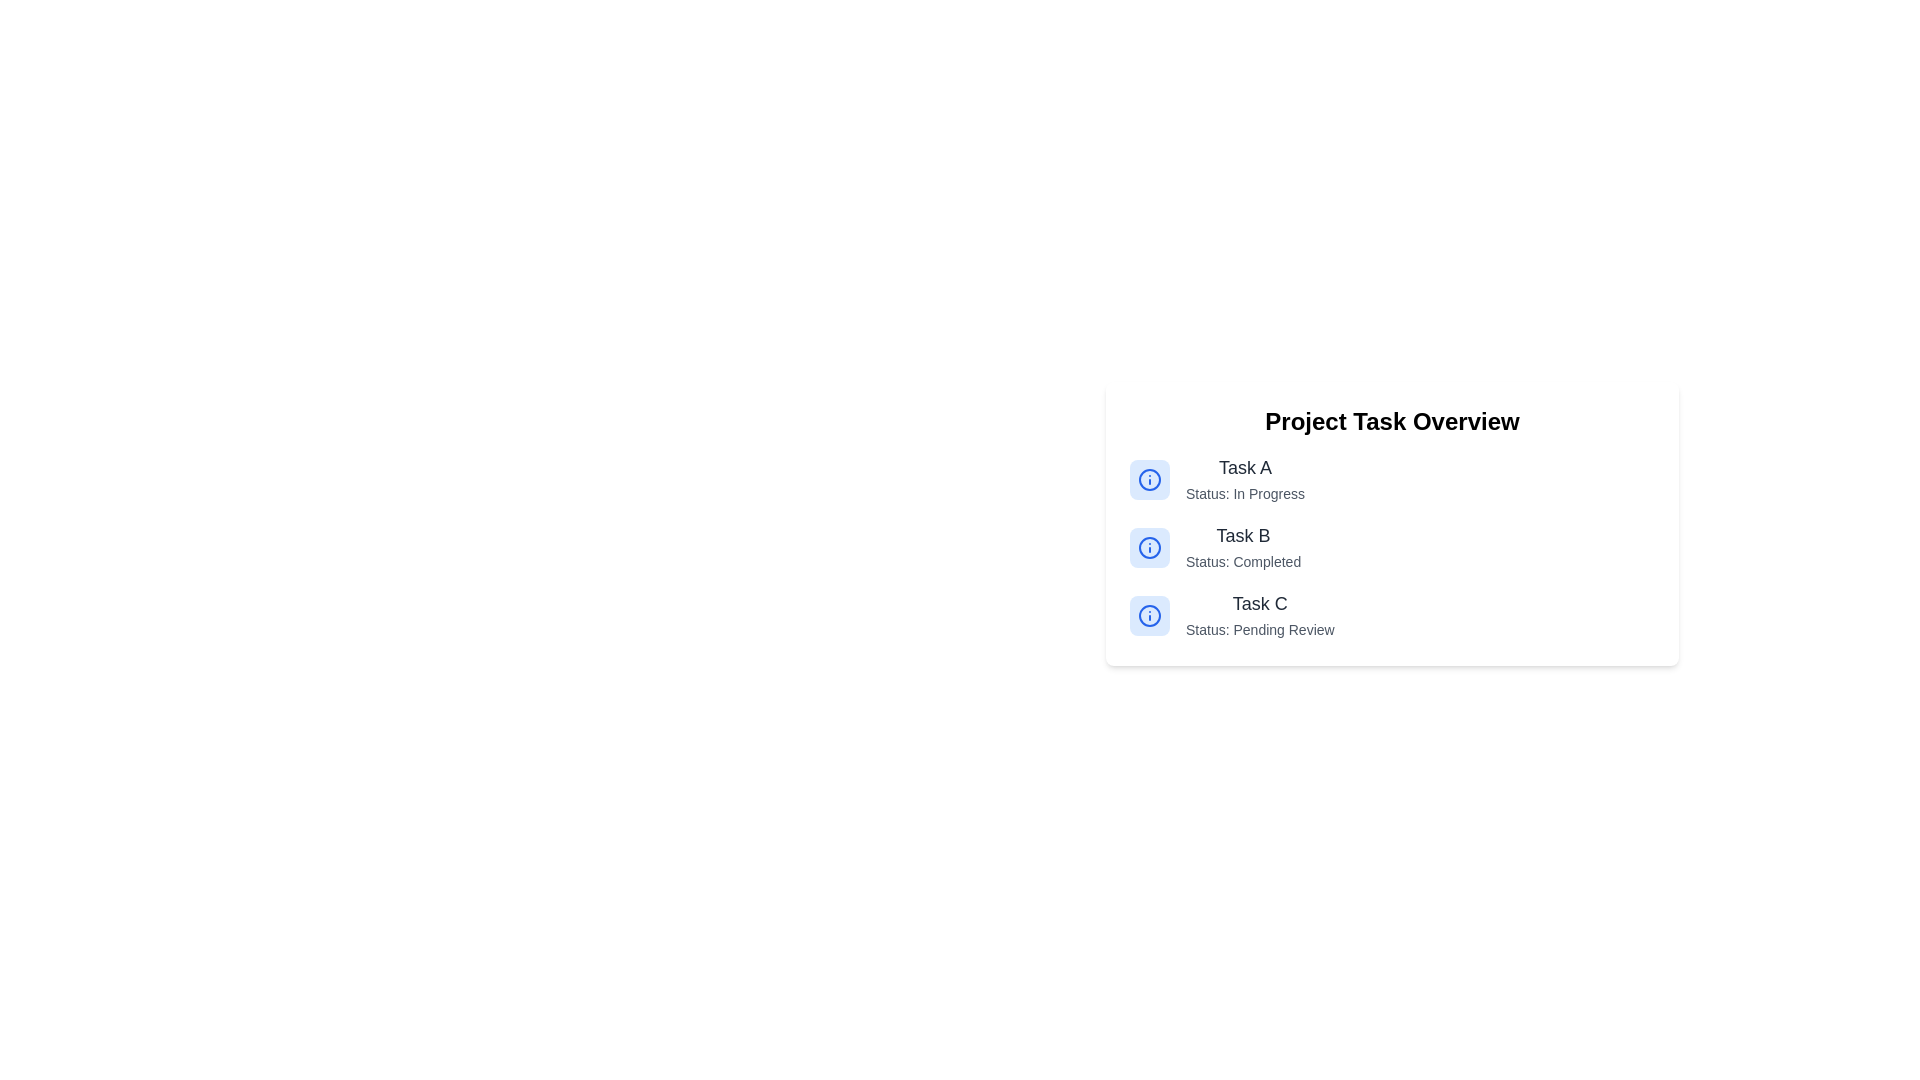 Image resolution: width=1920 pixels, height=1080 pixels. Describe the element at coordinates (1391, 547) in the screenshot. I see `task details displayed in the Information Display Panel for 'Task B', which shows the status as 'Completed'` at that location.